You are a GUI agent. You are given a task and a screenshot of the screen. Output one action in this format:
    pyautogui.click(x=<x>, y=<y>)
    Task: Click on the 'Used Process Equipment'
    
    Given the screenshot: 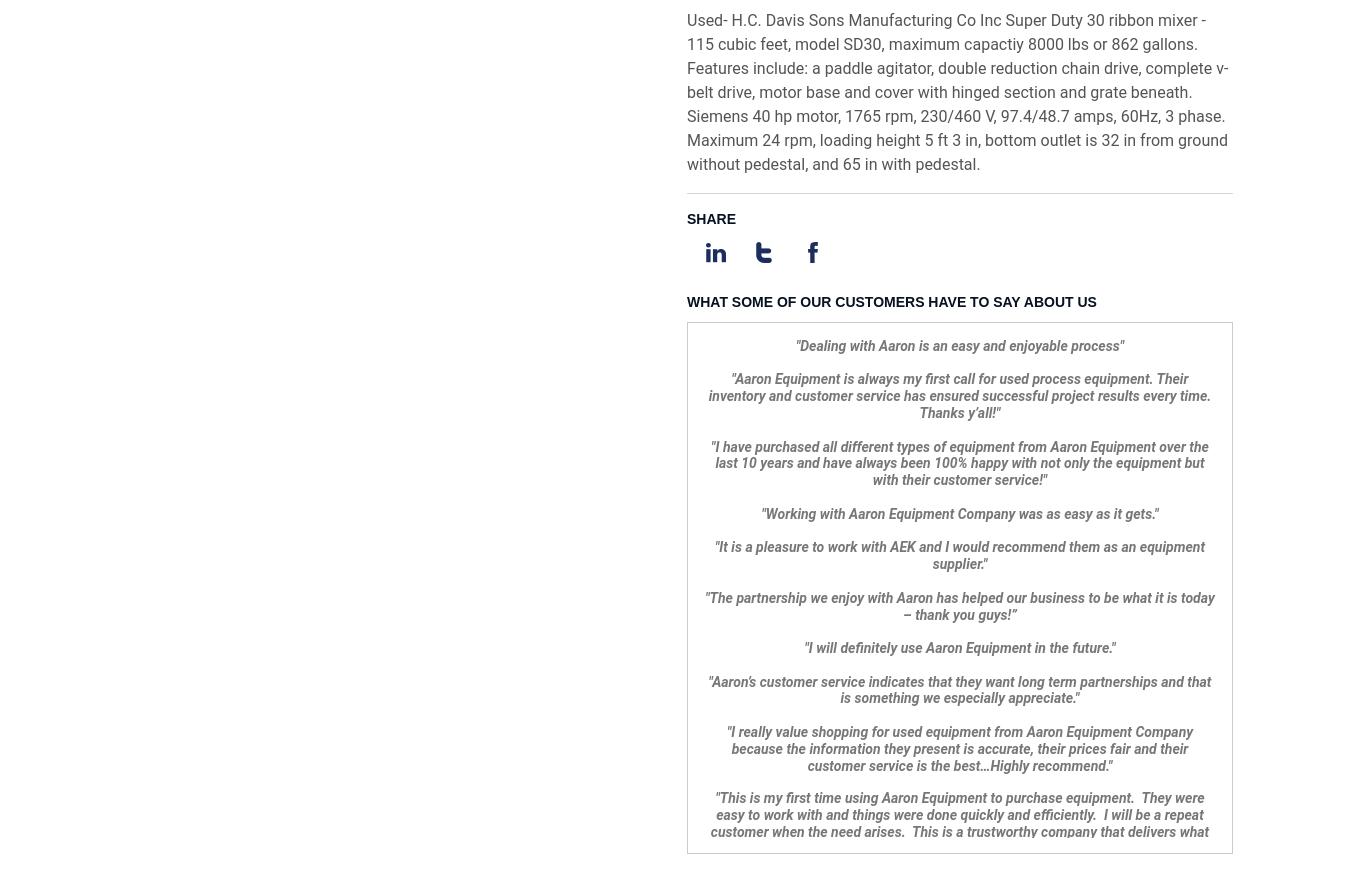 What is the action you would take?
    pyautogui.click(x=409, y=714)
    